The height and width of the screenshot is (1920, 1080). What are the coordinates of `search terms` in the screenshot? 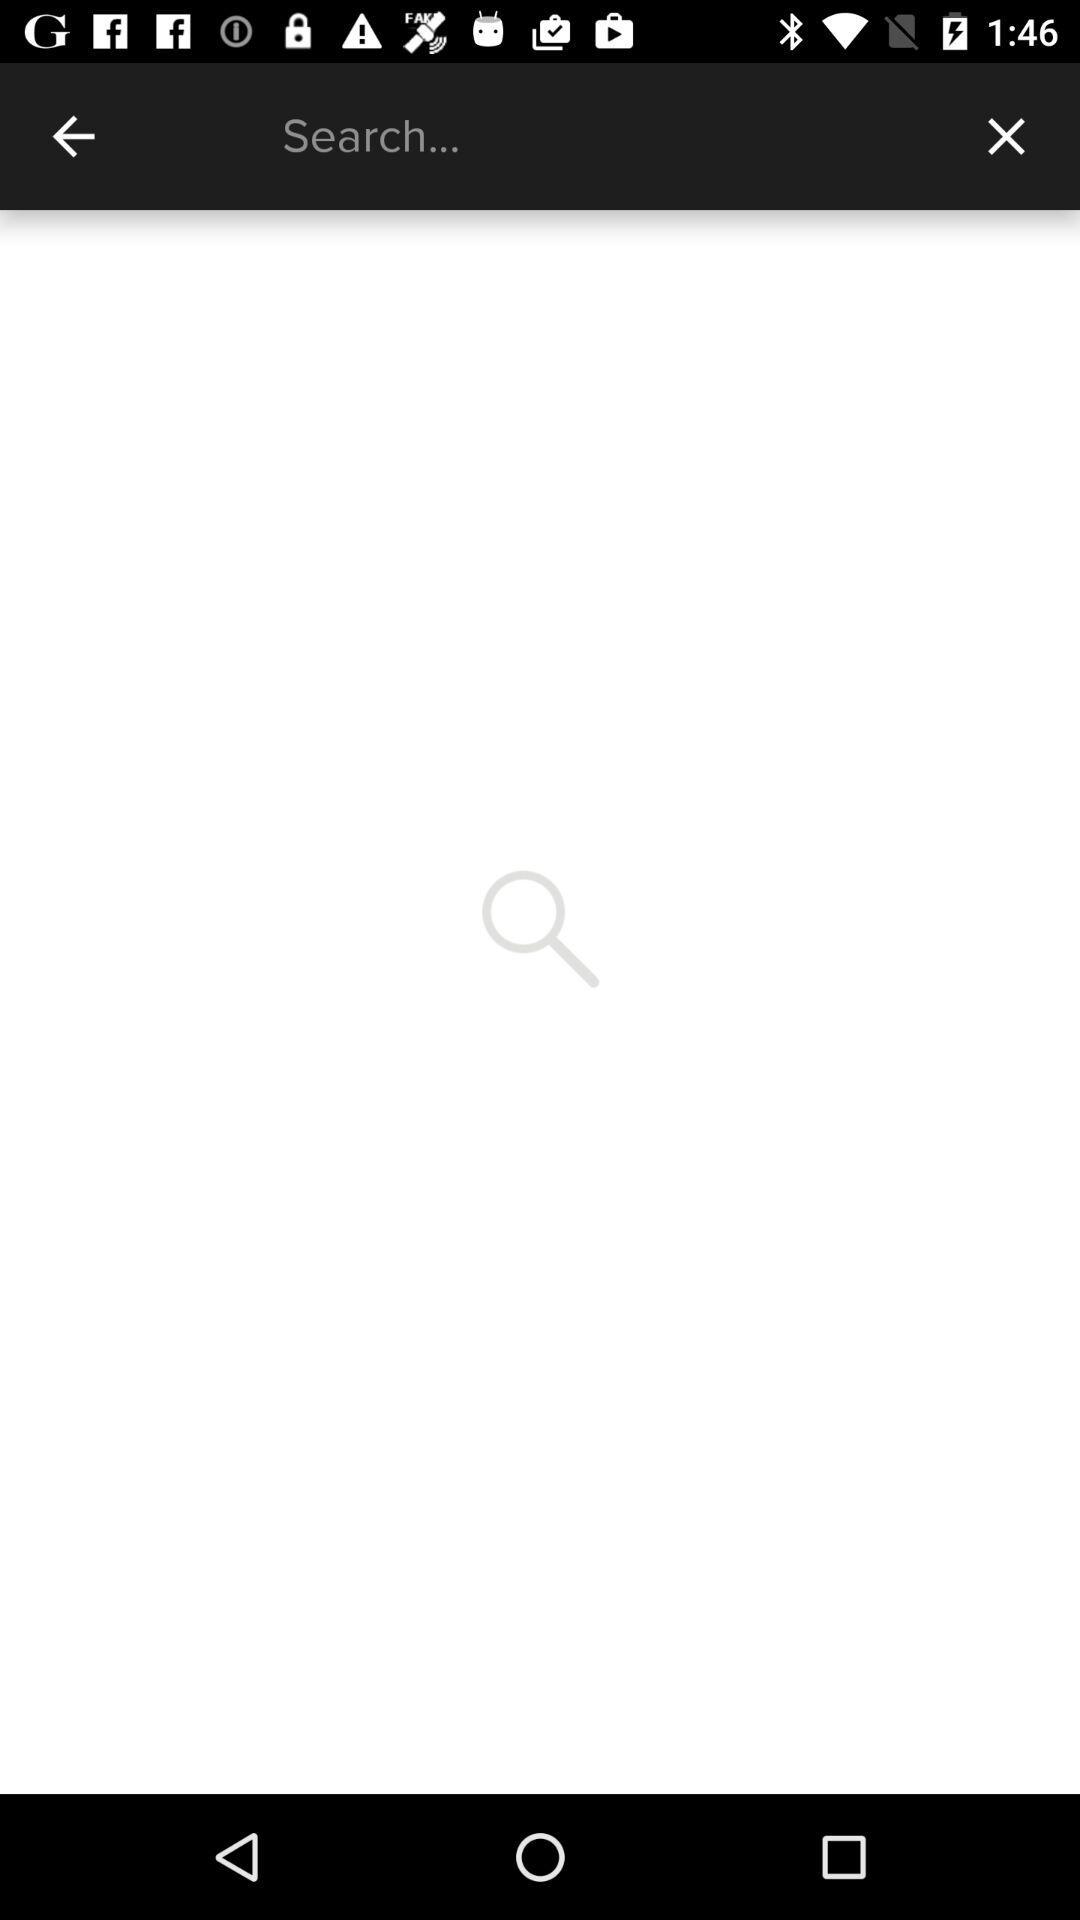 It's located at (606, 135).